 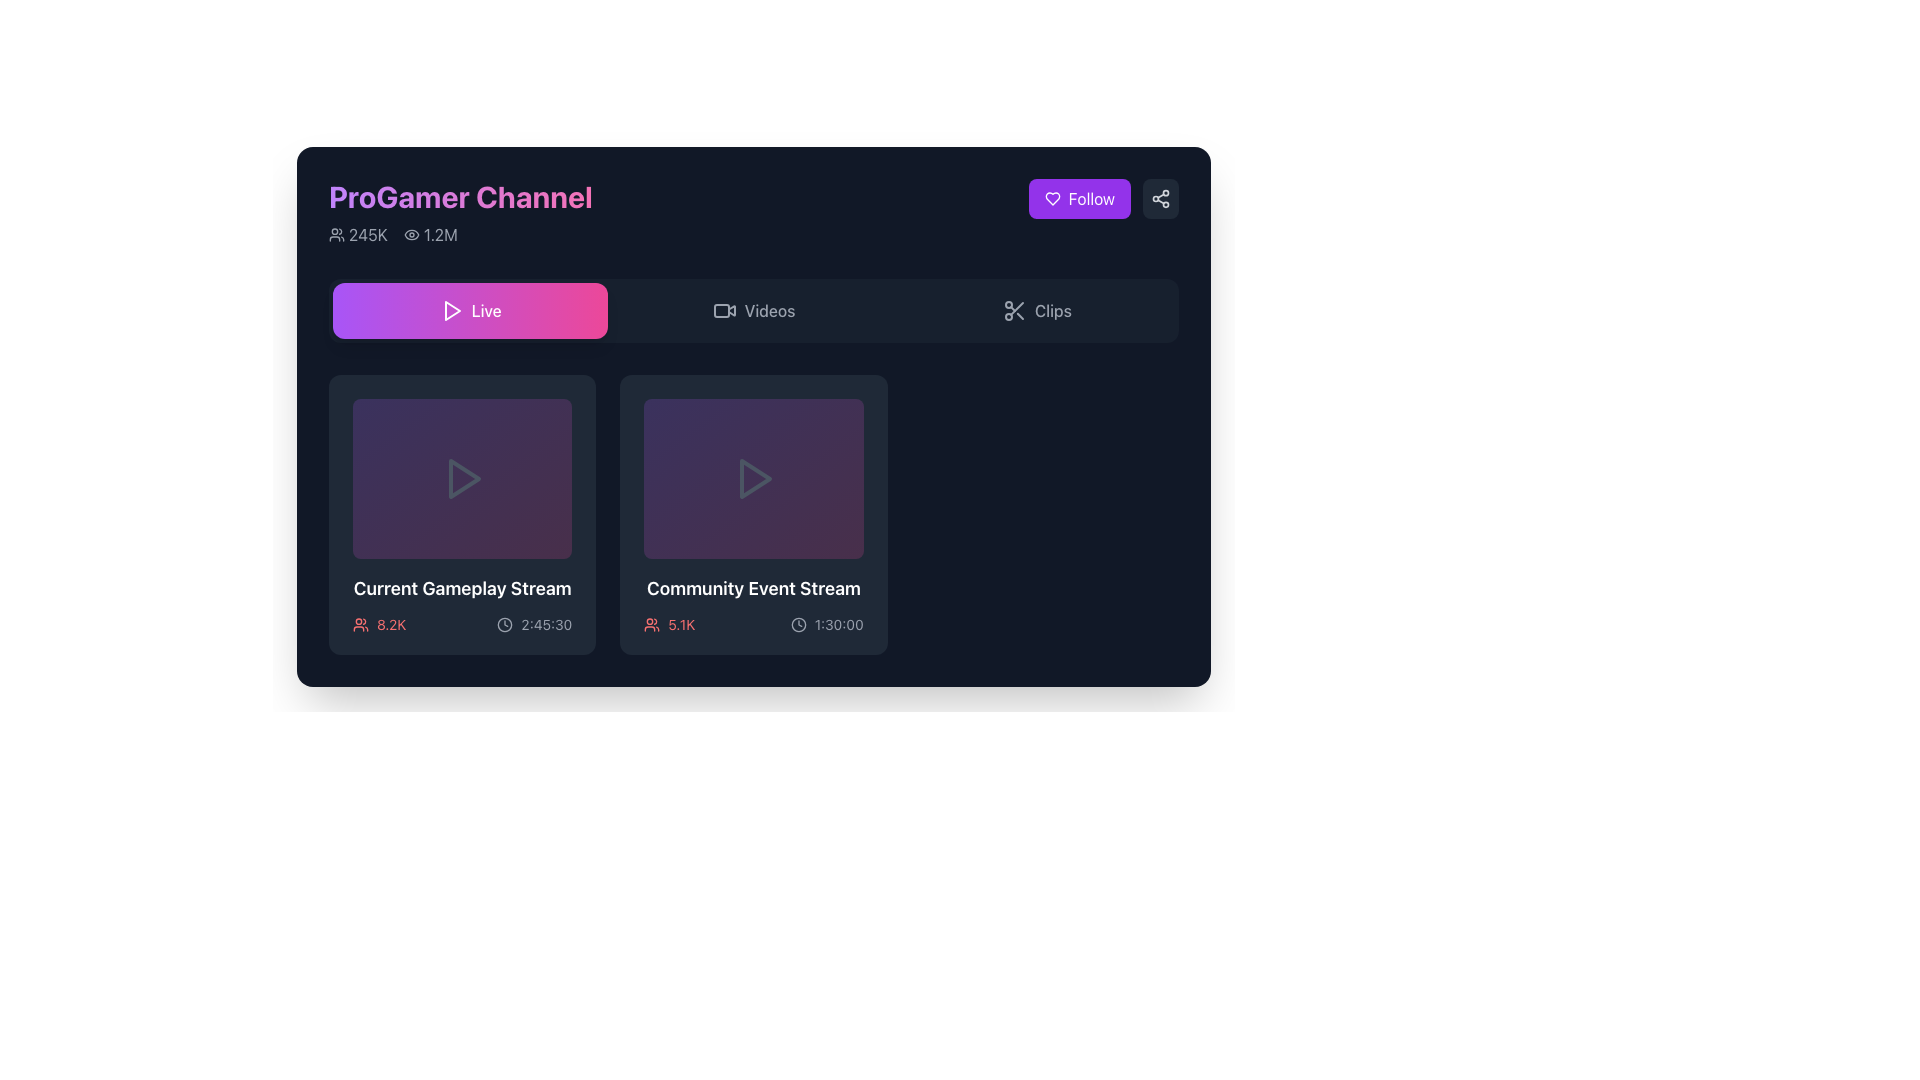 What do you see at coordinates (752, 478) in the screenshot?
I see `background gradient of the Multimedia card with the central play icon located in the second column under the 'Community Event Stream' label` at bounding box center [752, 478].